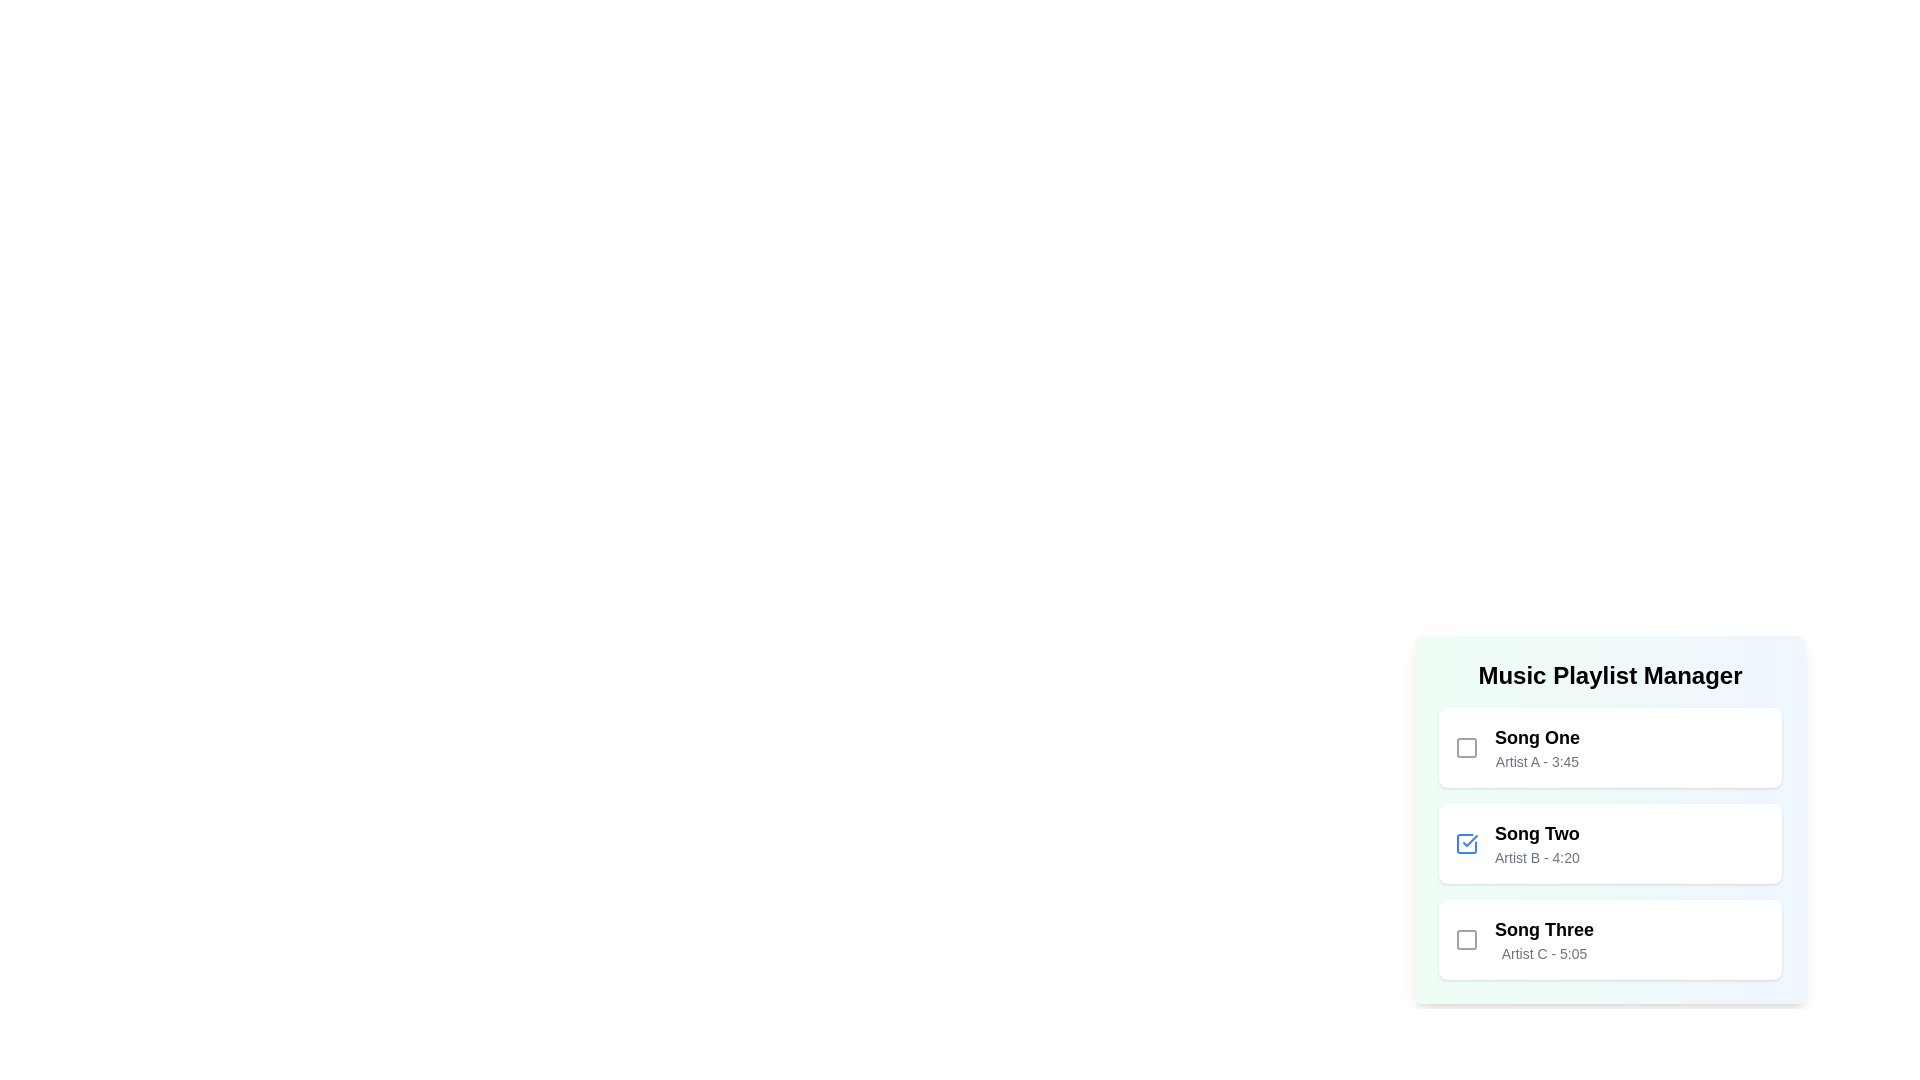 The height and width of the screenshot is (1080, 1920). What do you see at coordinates (1610, 810) in the screenshot?
I see `the checkbox of the List Item with Checkbox titled 'Song Two'` at bounding box center [1610, 810].